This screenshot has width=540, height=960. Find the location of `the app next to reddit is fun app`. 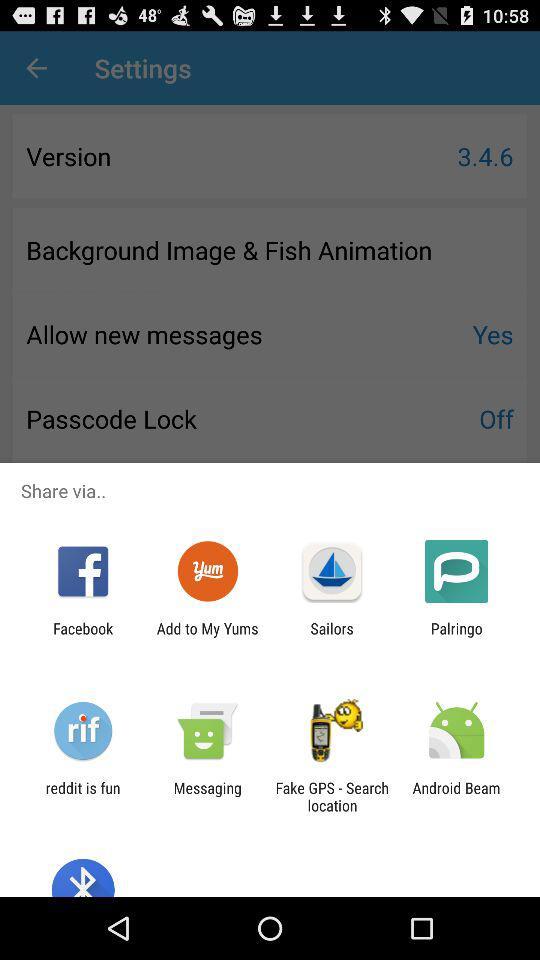

the app next to reddit is fun app is located at coordinates (206, 796).